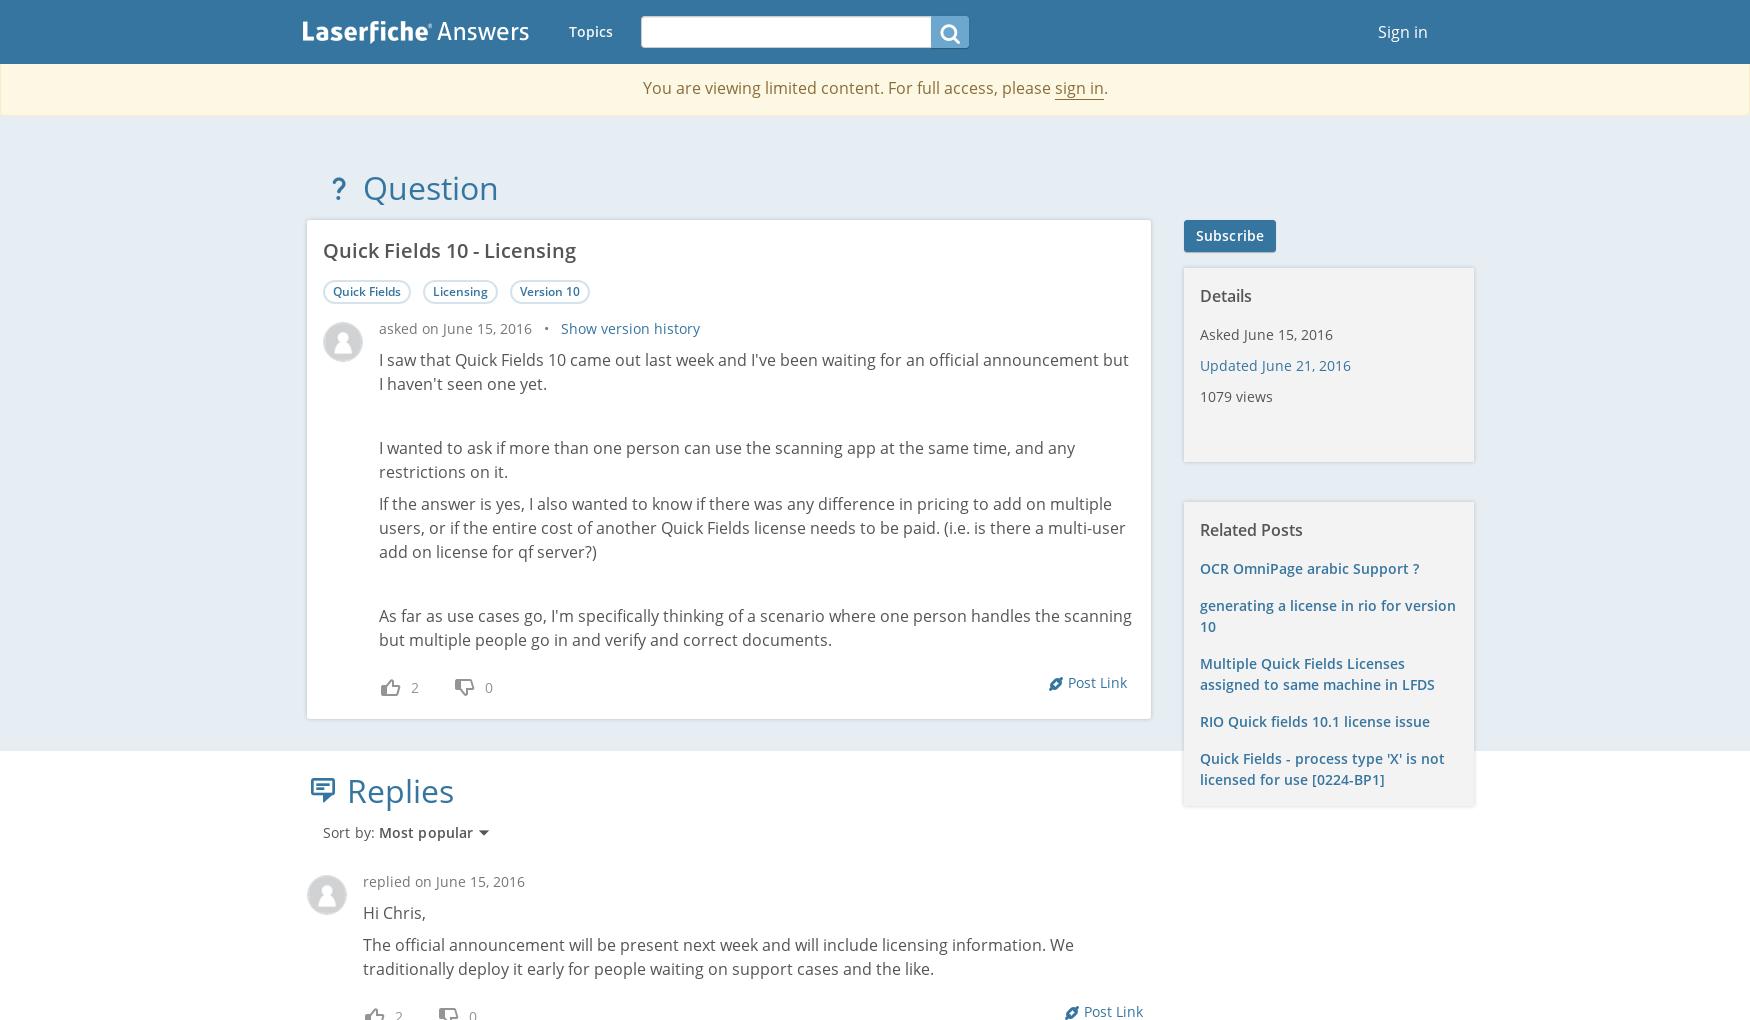  I want to click on 'Updated June 21, 2016', so click(1199, 364).